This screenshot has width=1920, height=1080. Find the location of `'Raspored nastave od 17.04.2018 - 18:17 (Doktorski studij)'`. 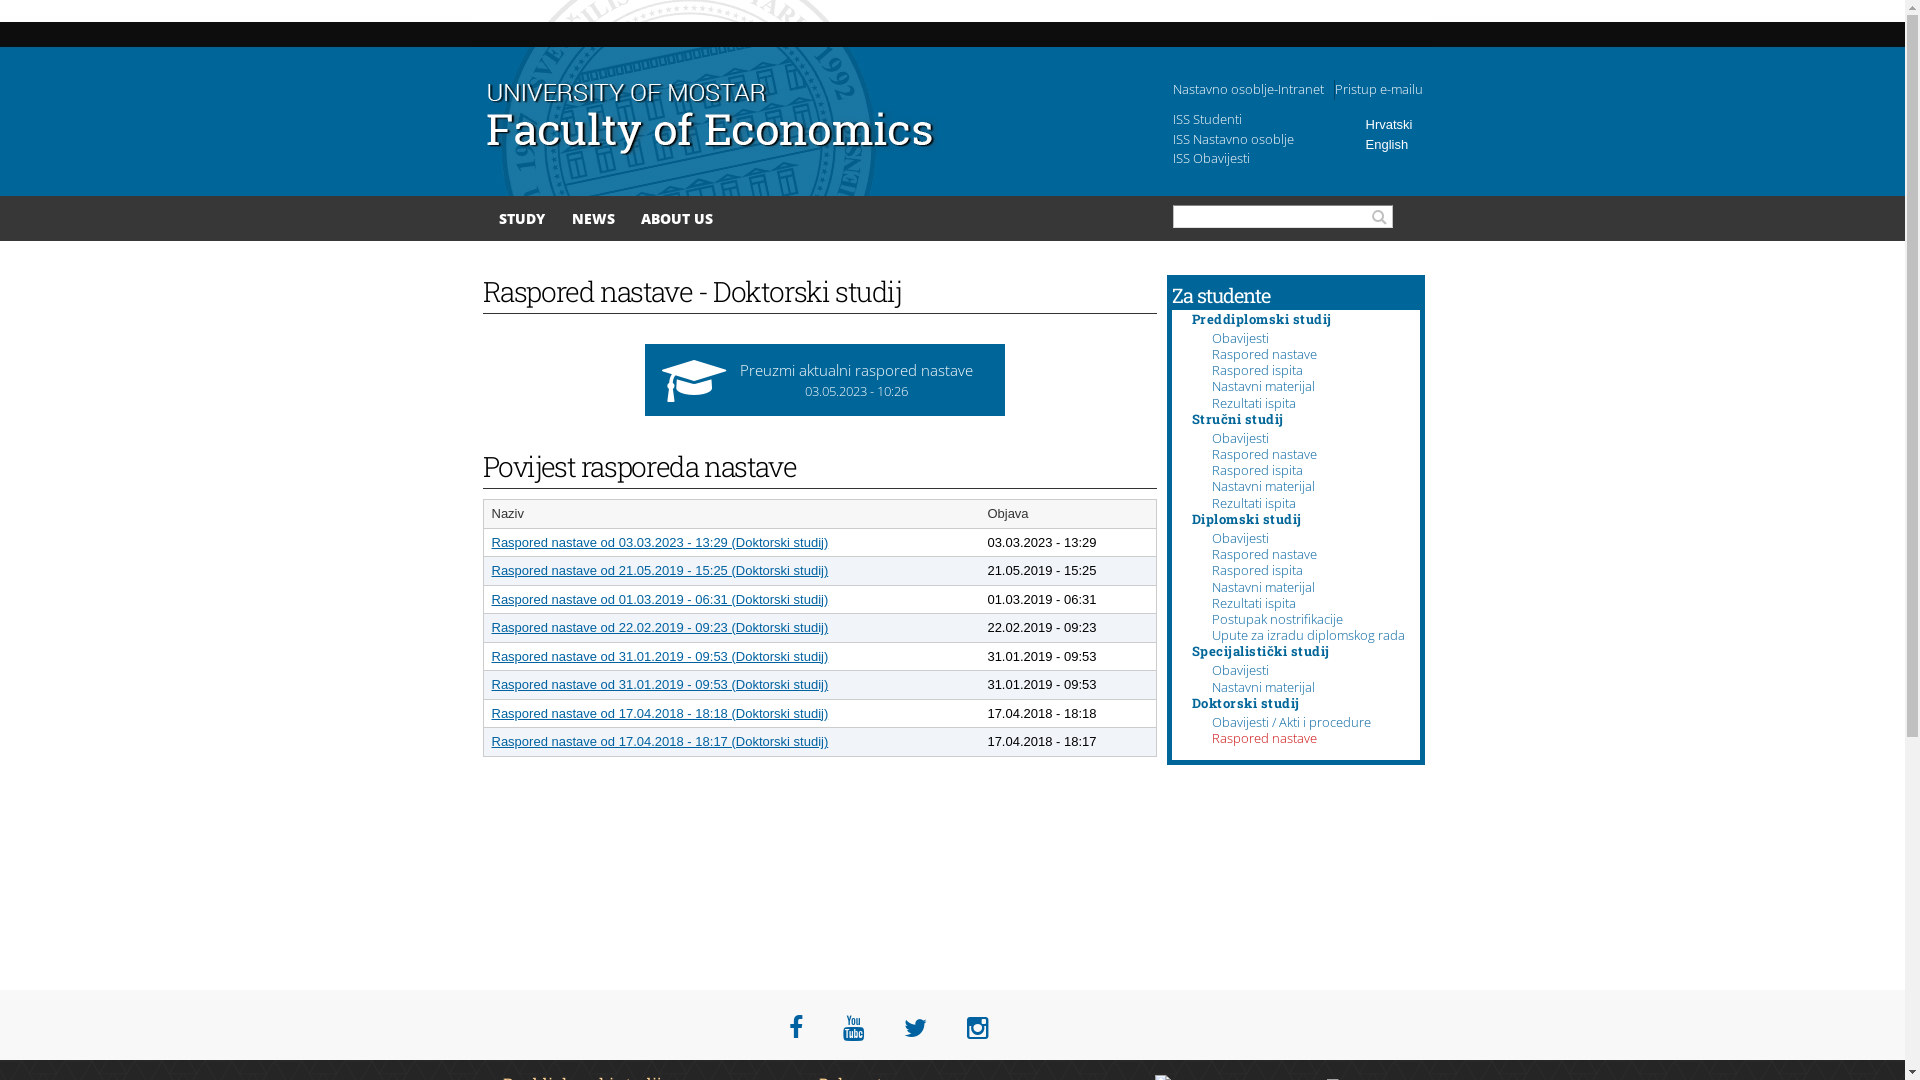

'Raspored nastave od 17.04.2018 - 18:17 (Doktorski studij)' is located at coordinates (660, 741).